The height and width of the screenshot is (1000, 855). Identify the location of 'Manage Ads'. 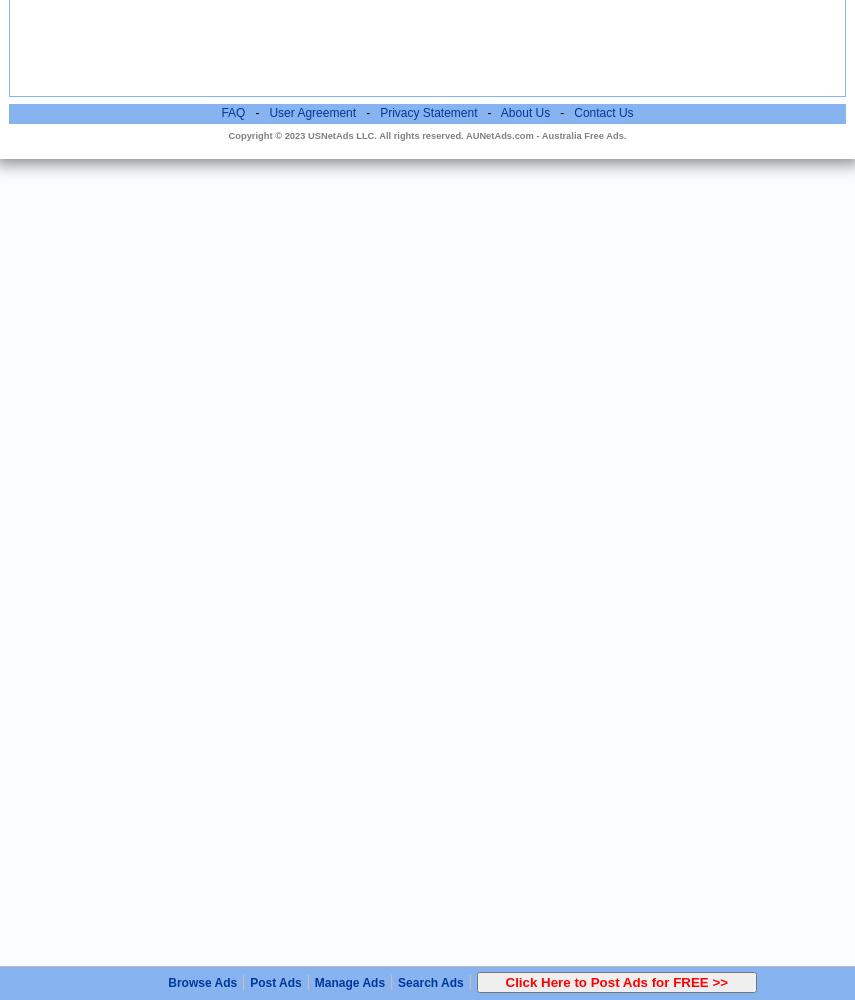
(349, 982).